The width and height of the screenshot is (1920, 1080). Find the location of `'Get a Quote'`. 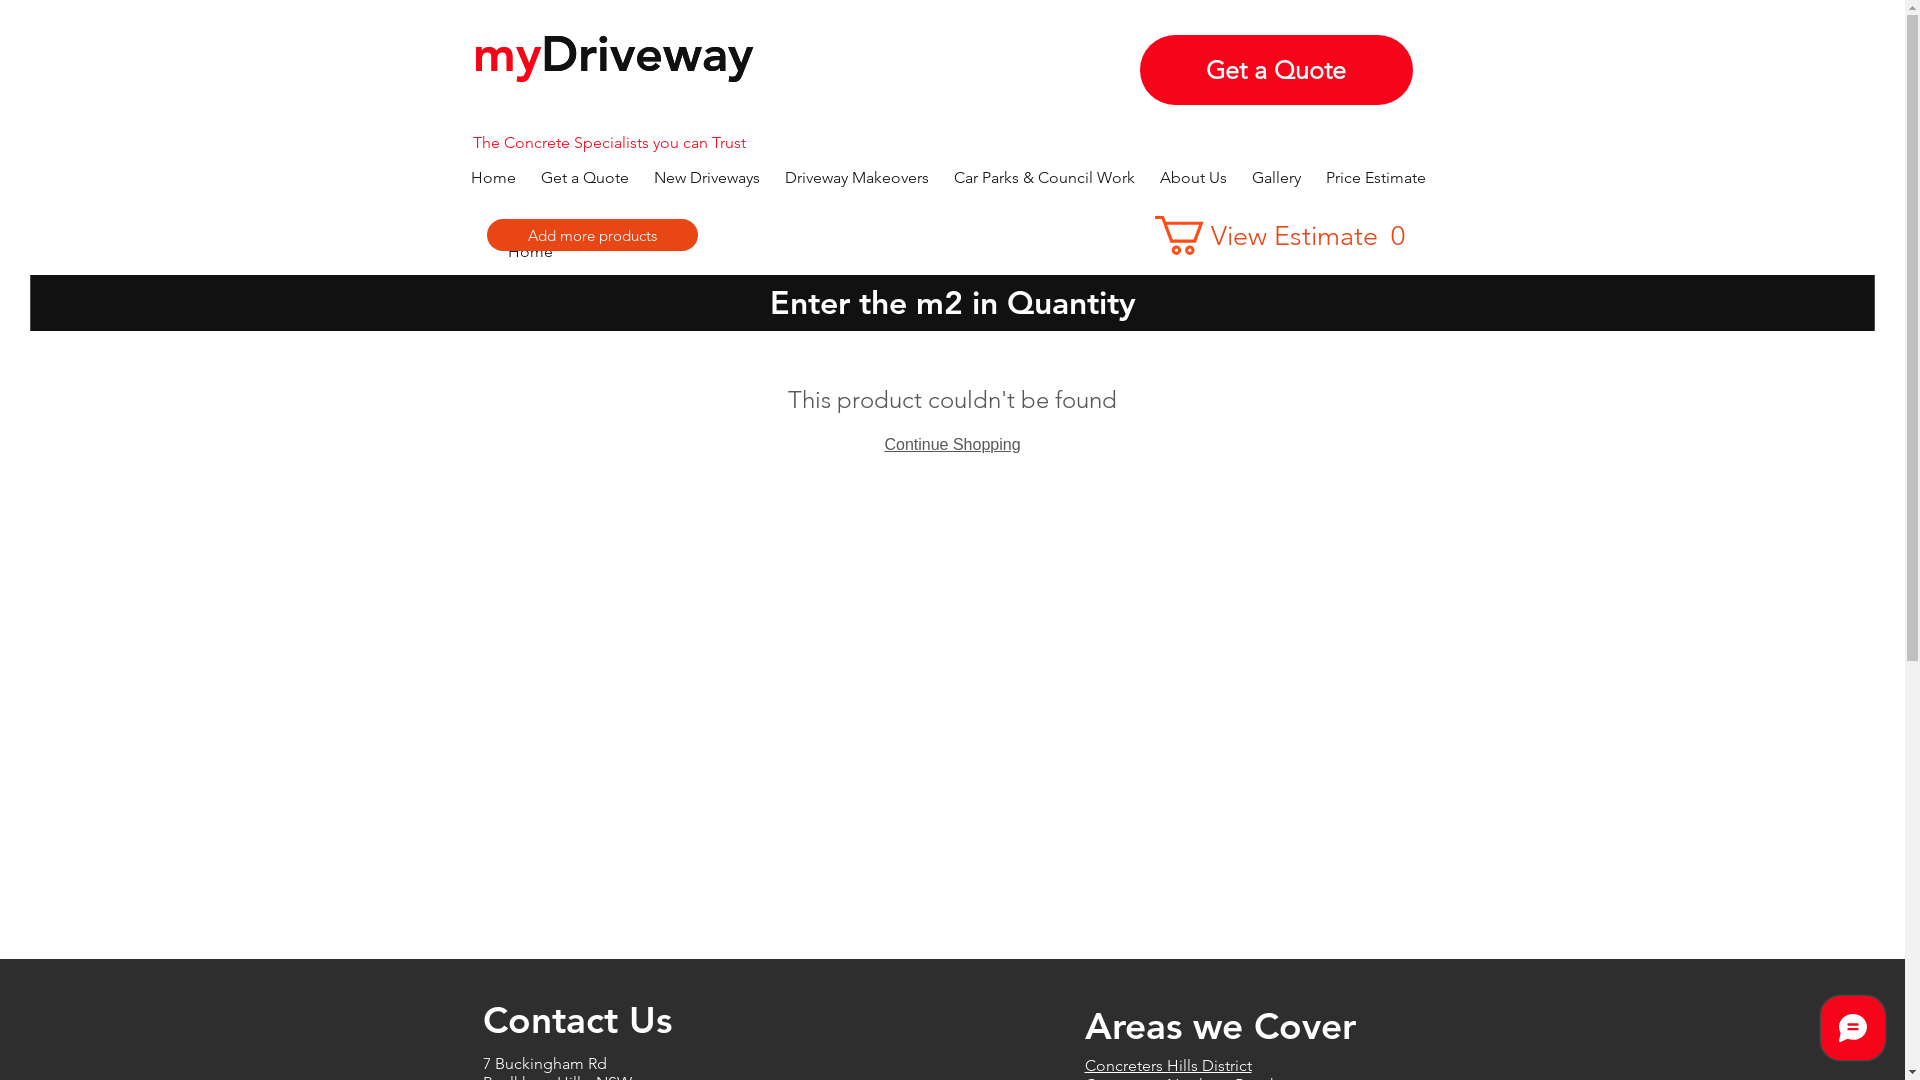

'Get a Quote' is located at coordinates (529, 176).